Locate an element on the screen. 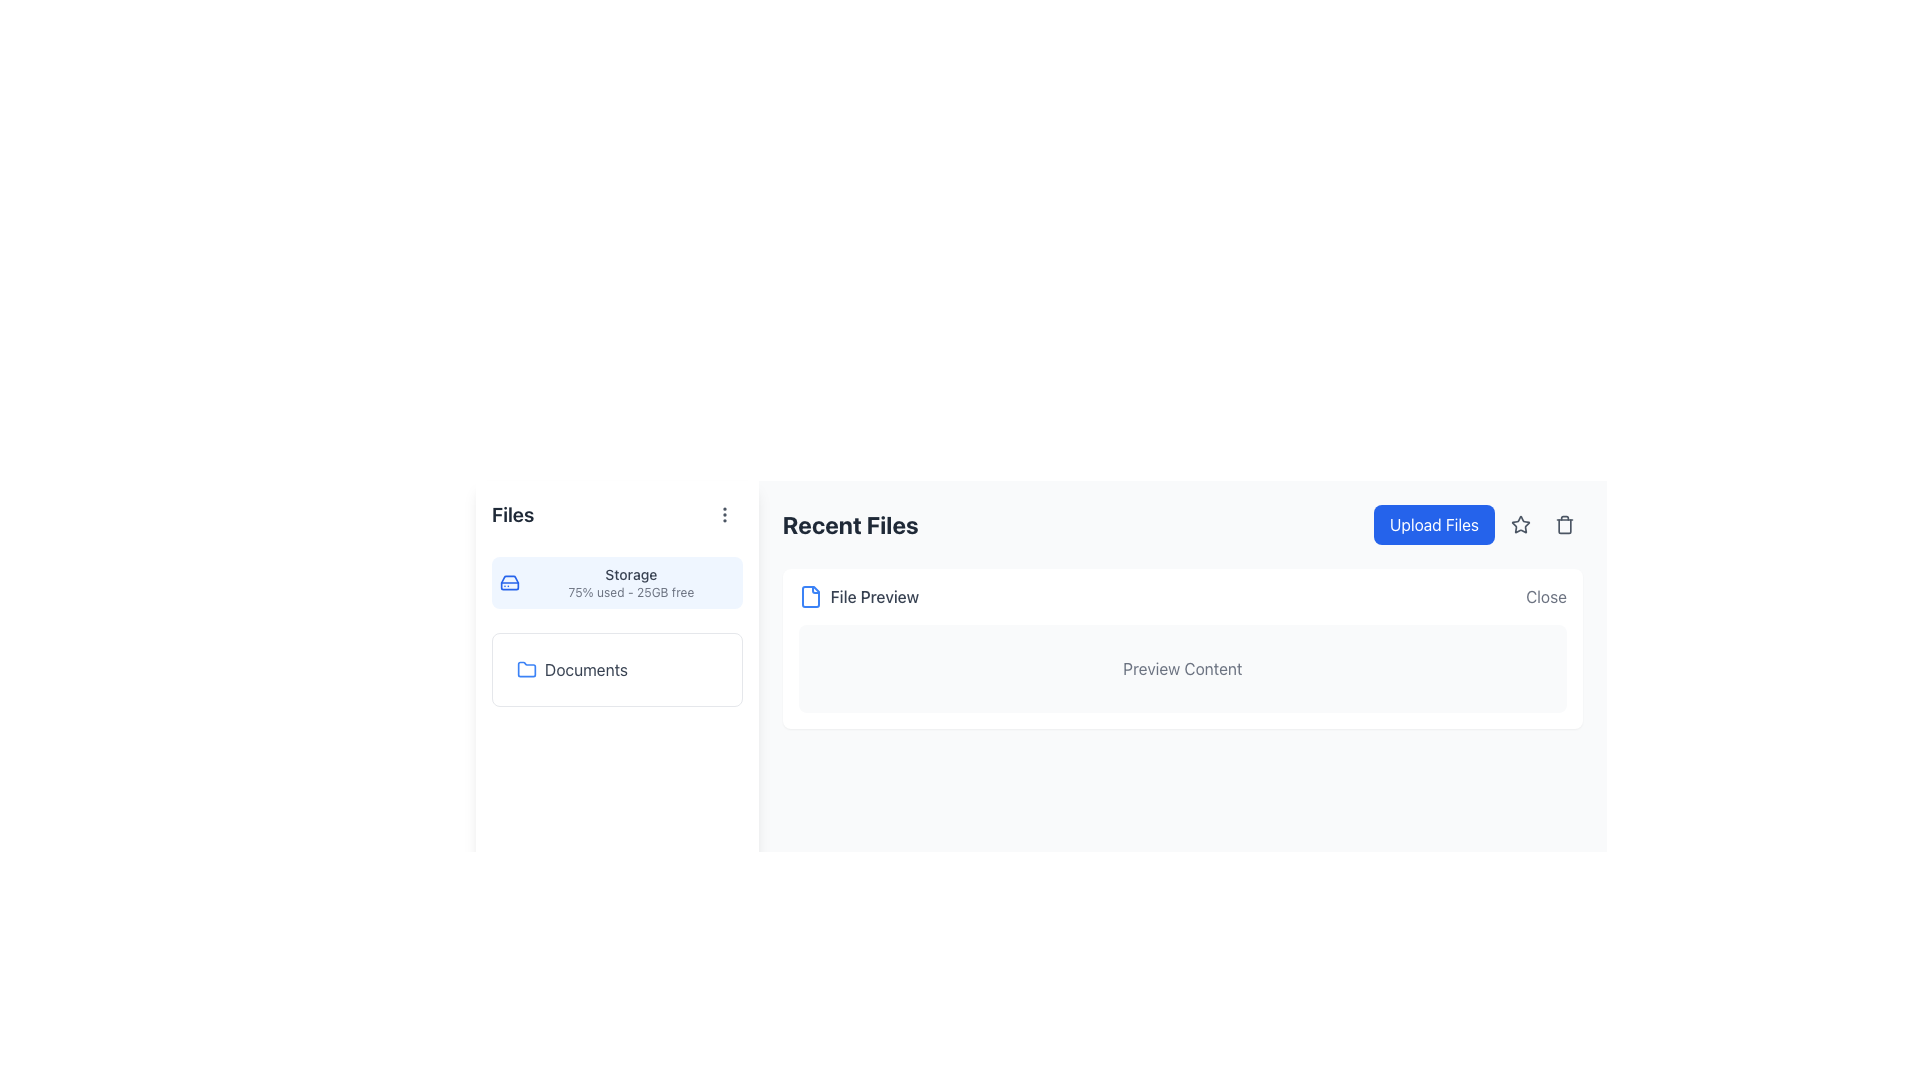 Image resolution: width=1920 pixels, height=1080 pixels. the static text label 'Documents' located to the right of the folder icon in the 'Files' panel, below the 'Storage' section is located at coordinates (585, 670).